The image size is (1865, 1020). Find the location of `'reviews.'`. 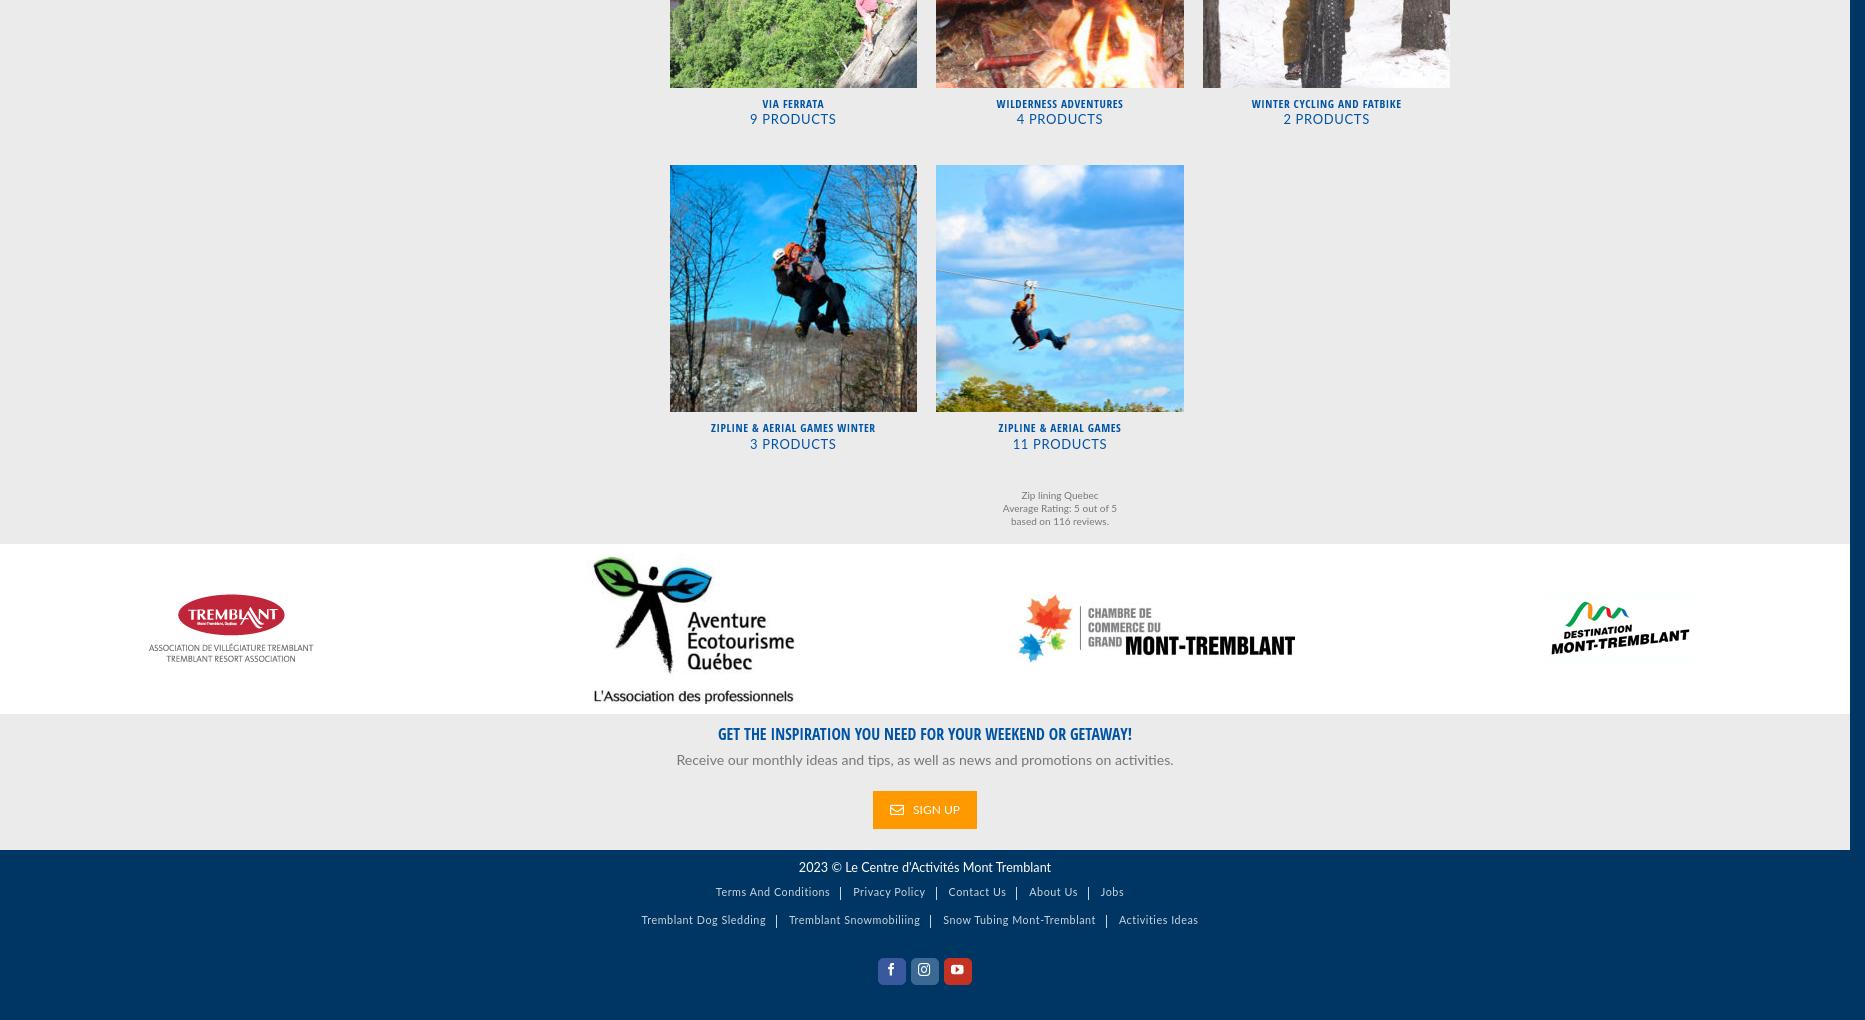

'reviews.' is located at coordinates (1089, 520).